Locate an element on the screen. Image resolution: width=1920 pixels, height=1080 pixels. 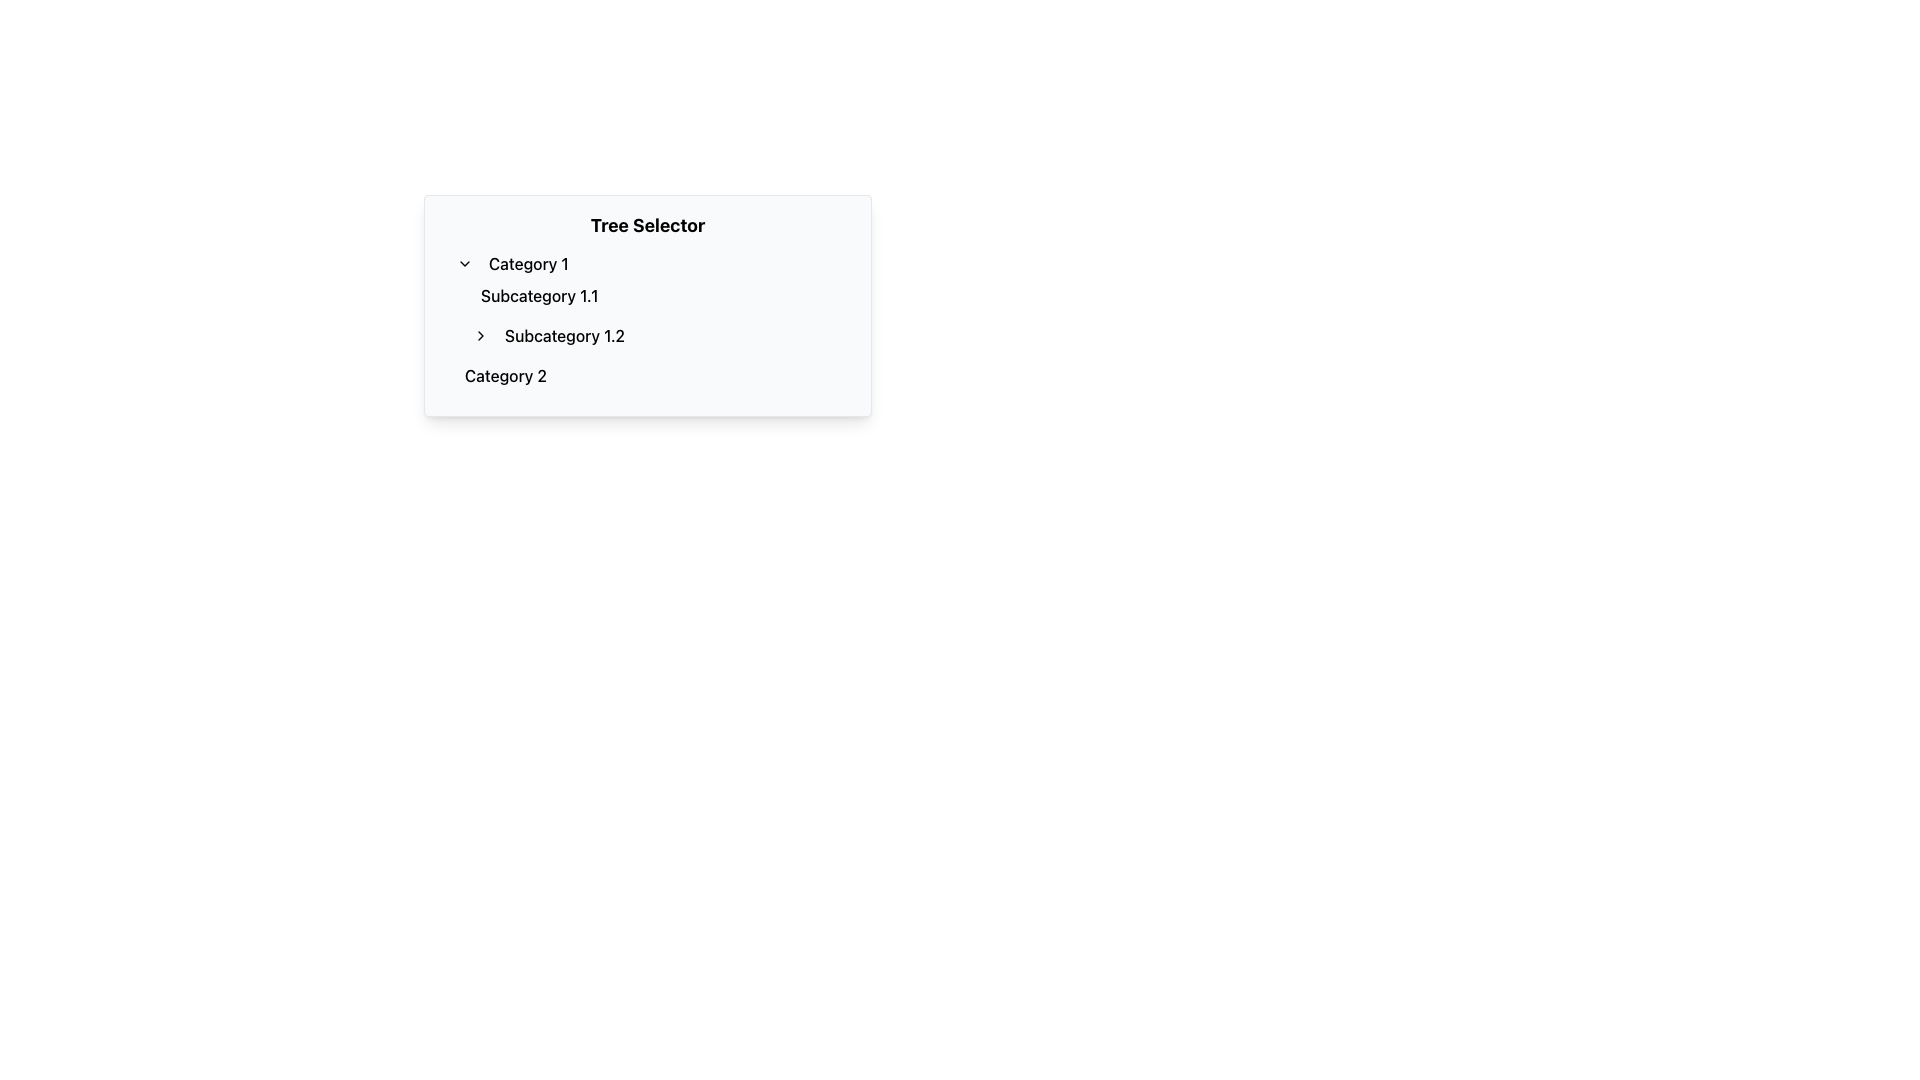
the 'Subcategory 1.1' label is located at coordinates (539, 296).